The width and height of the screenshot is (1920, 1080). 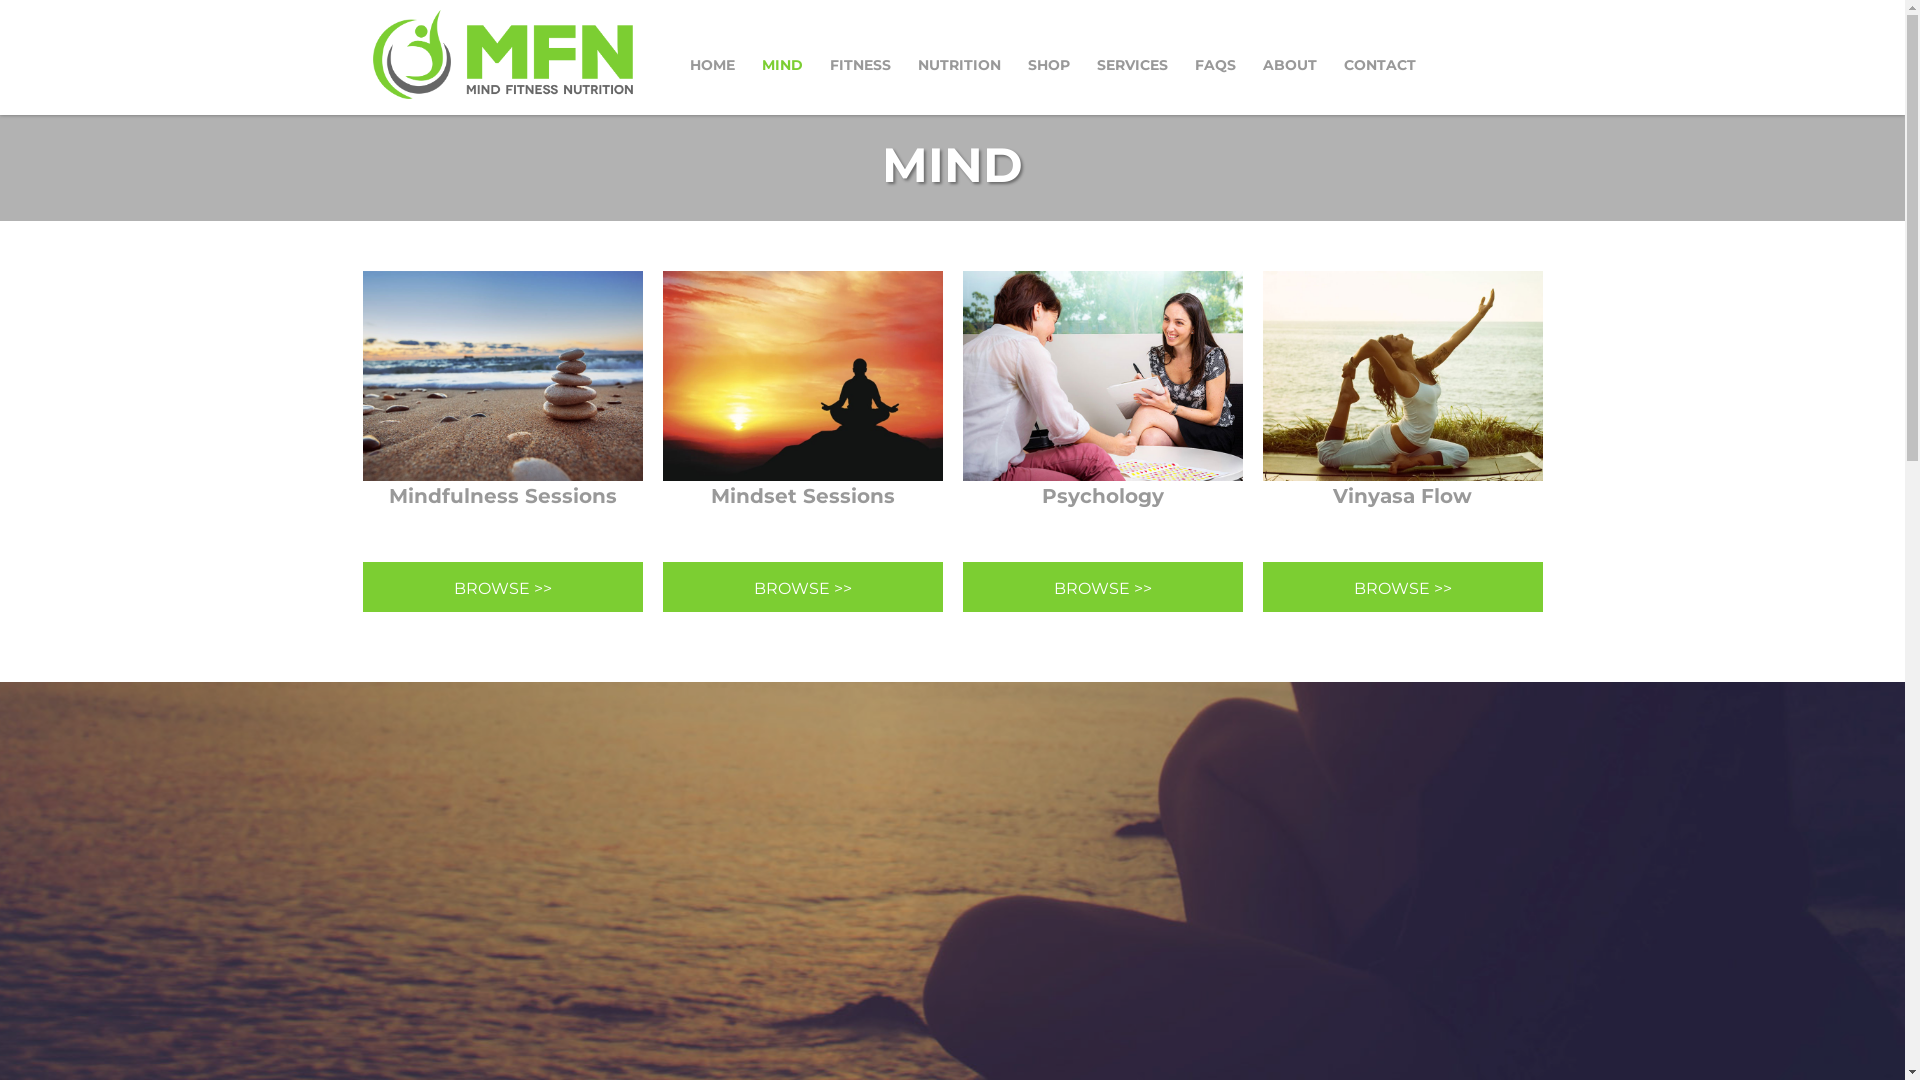 I want to click on 'CONTACT', so click(x=1379, y=64).